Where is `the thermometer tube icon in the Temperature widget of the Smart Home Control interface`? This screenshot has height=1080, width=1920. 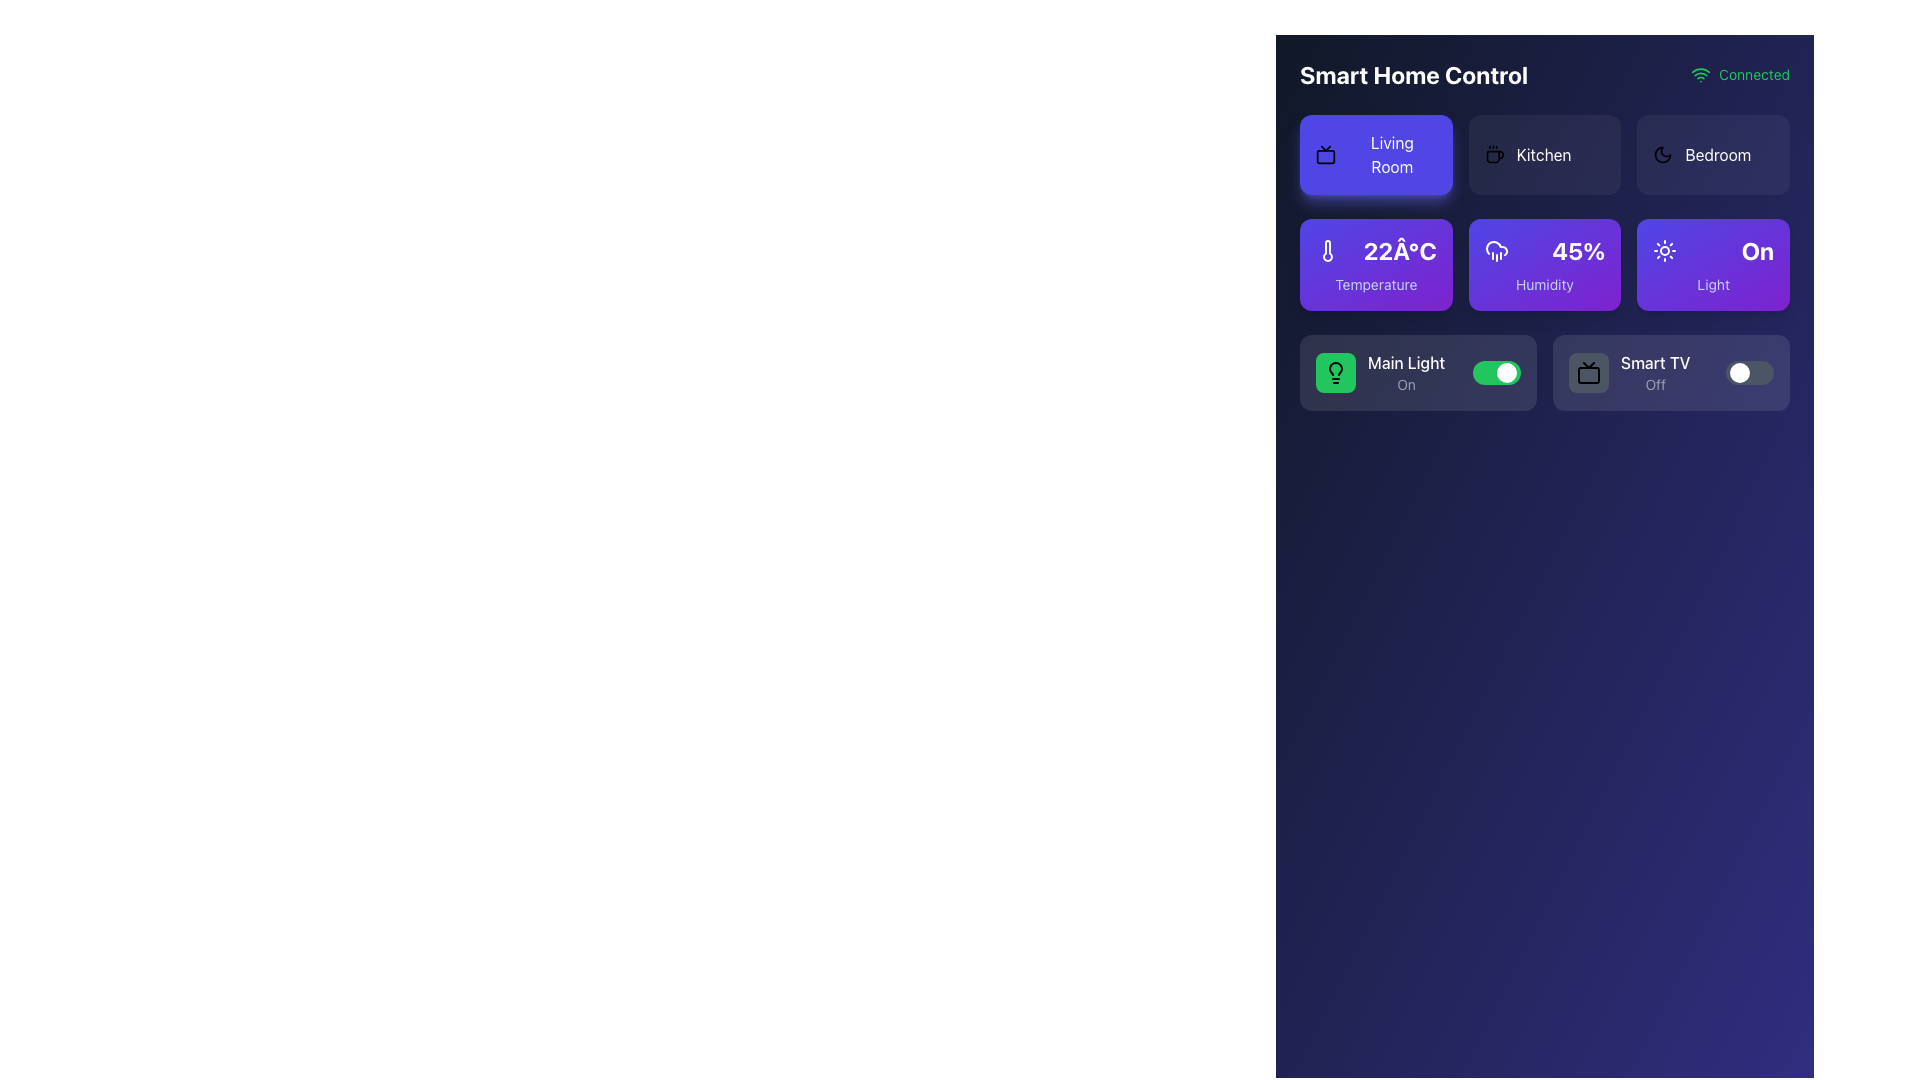 the thermometer tube icon in the Temperature widget of the Smart Home Control interface is located at coordinates (1328, 249).